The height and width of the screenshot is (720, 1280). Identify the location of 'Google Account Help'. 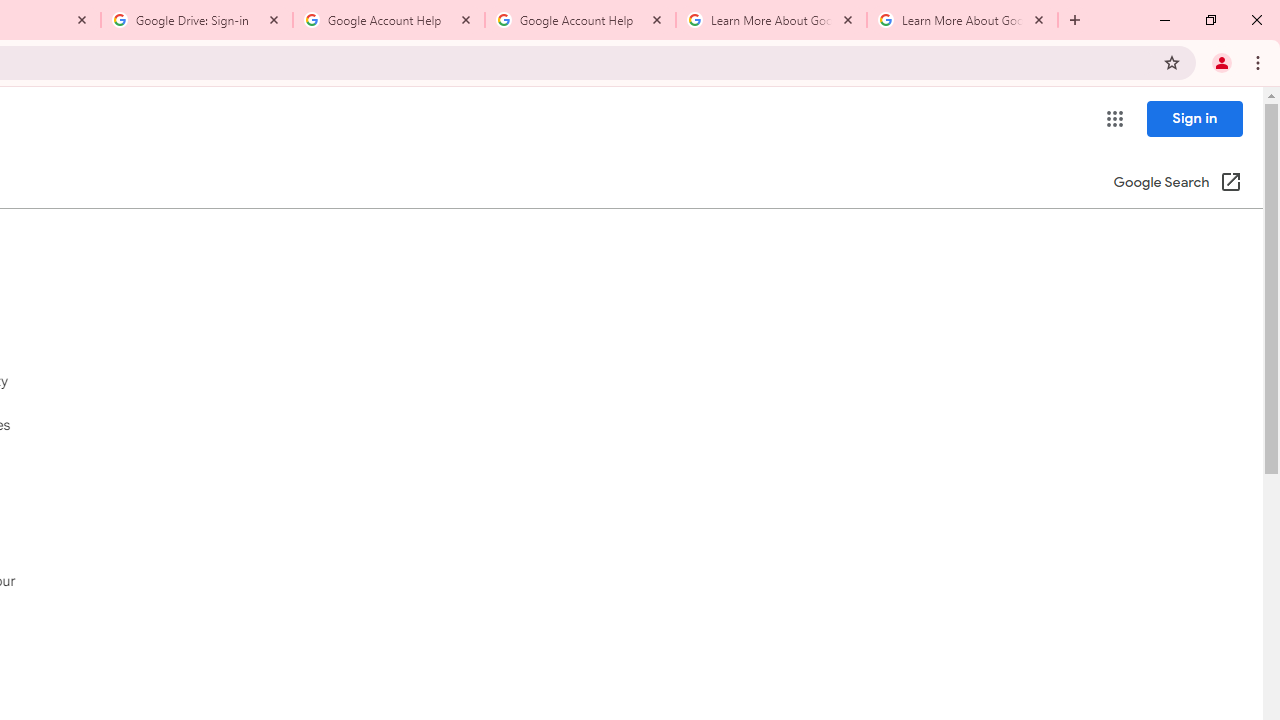
(579, 20).